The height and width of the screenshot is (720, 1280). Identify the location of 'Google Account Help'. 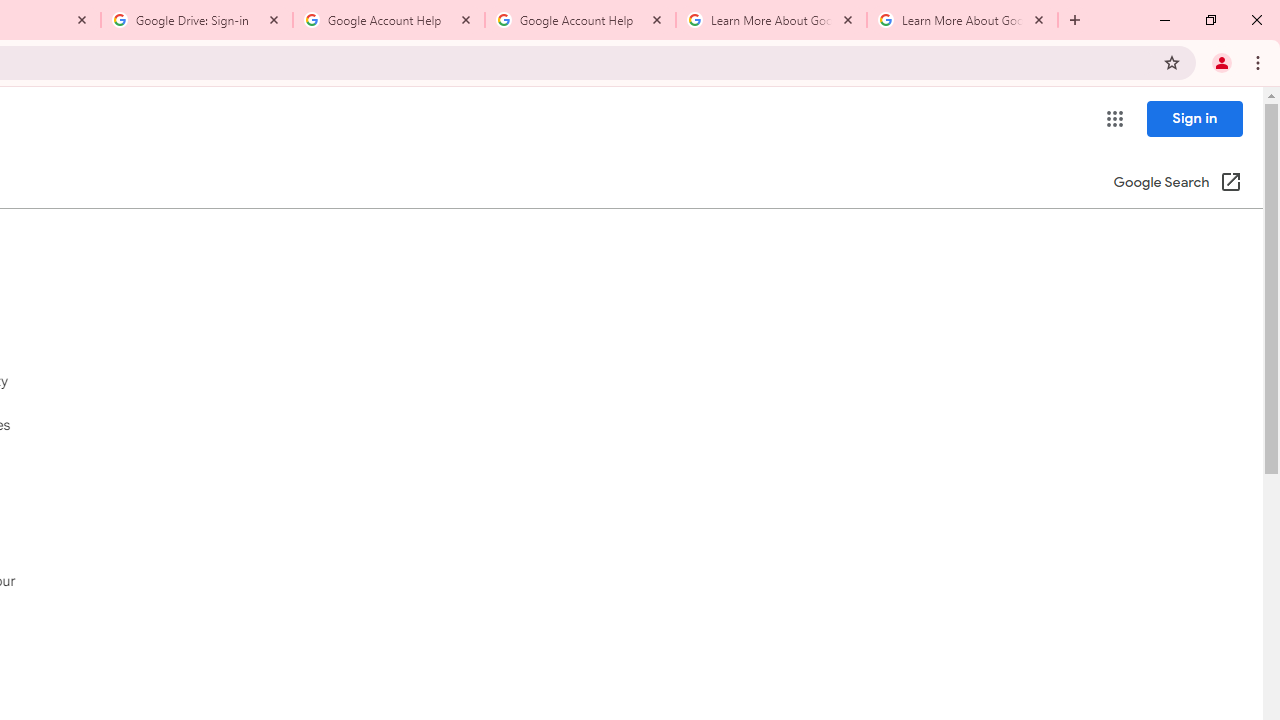
(579, 20).